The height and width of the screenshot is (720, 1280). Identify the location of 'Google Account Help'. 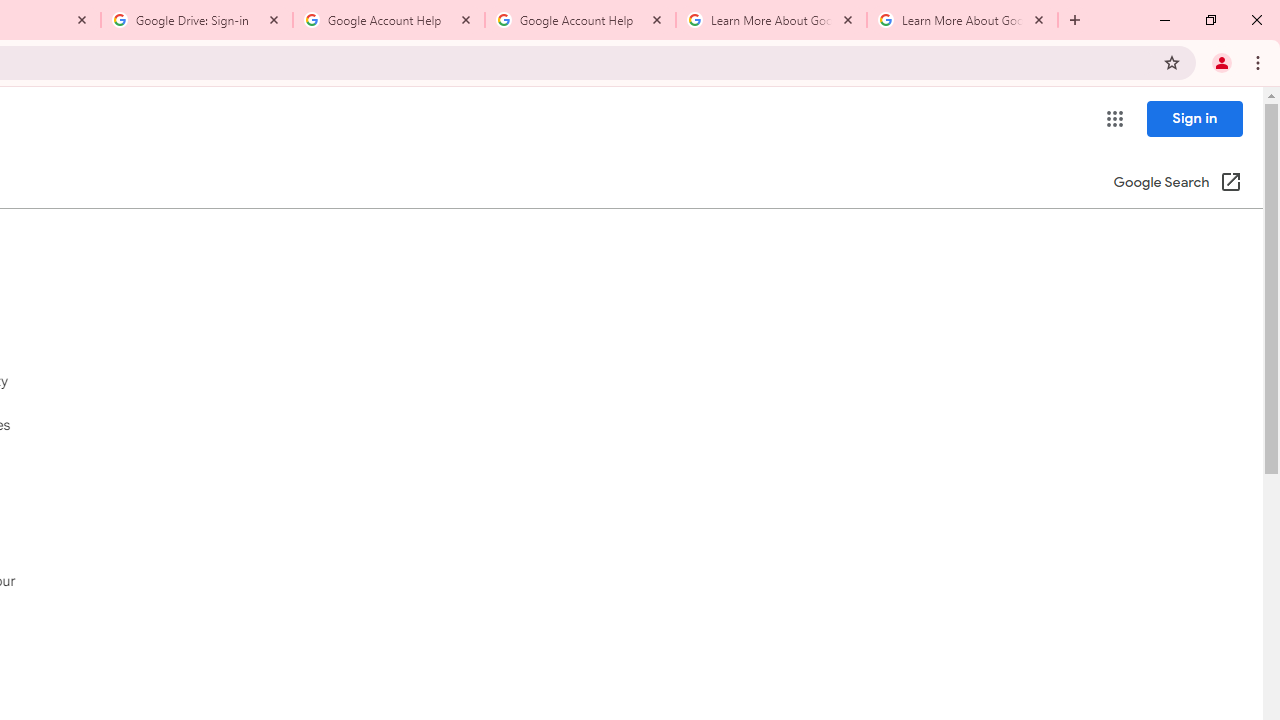
(579, 20).